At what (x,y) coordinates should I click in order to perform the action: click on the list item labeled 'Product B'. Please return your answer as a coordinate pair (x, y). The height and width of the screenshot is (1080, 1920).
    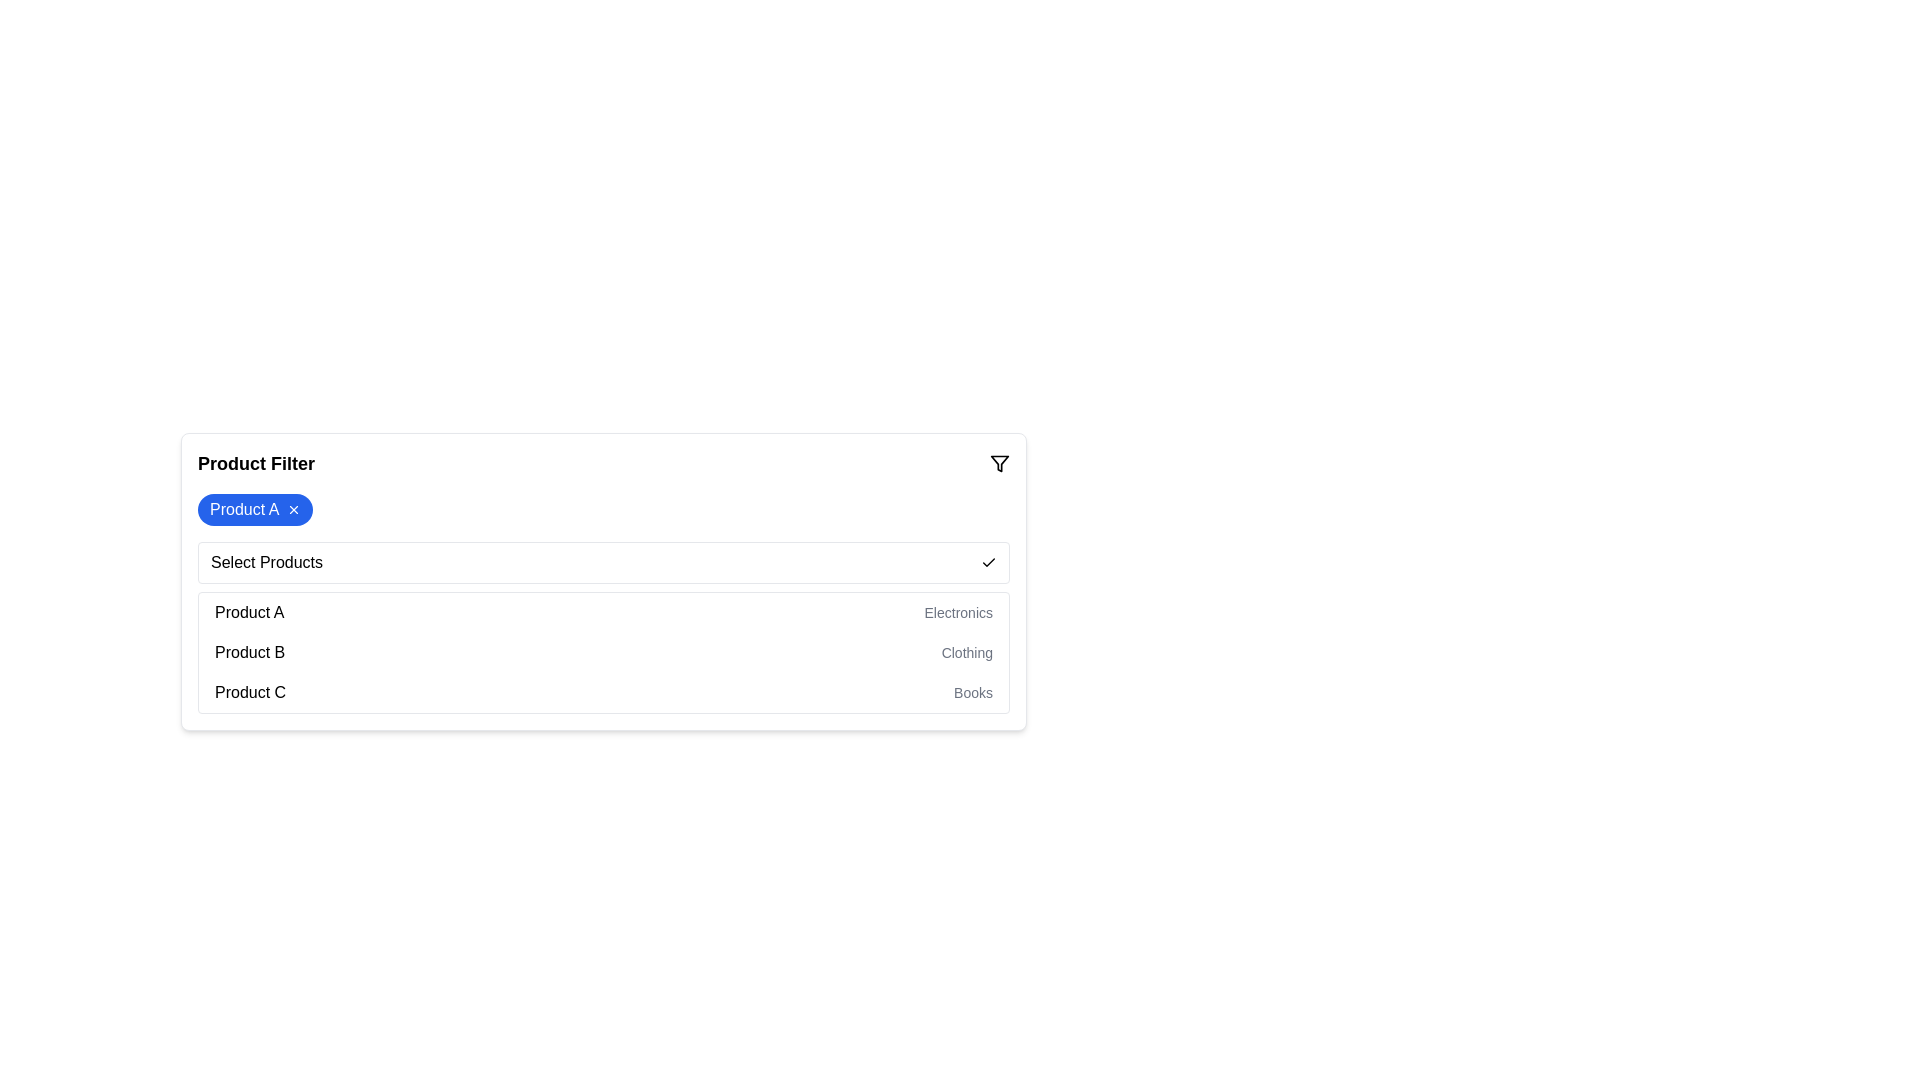
    Looking at the image, I should click on (603, 652).